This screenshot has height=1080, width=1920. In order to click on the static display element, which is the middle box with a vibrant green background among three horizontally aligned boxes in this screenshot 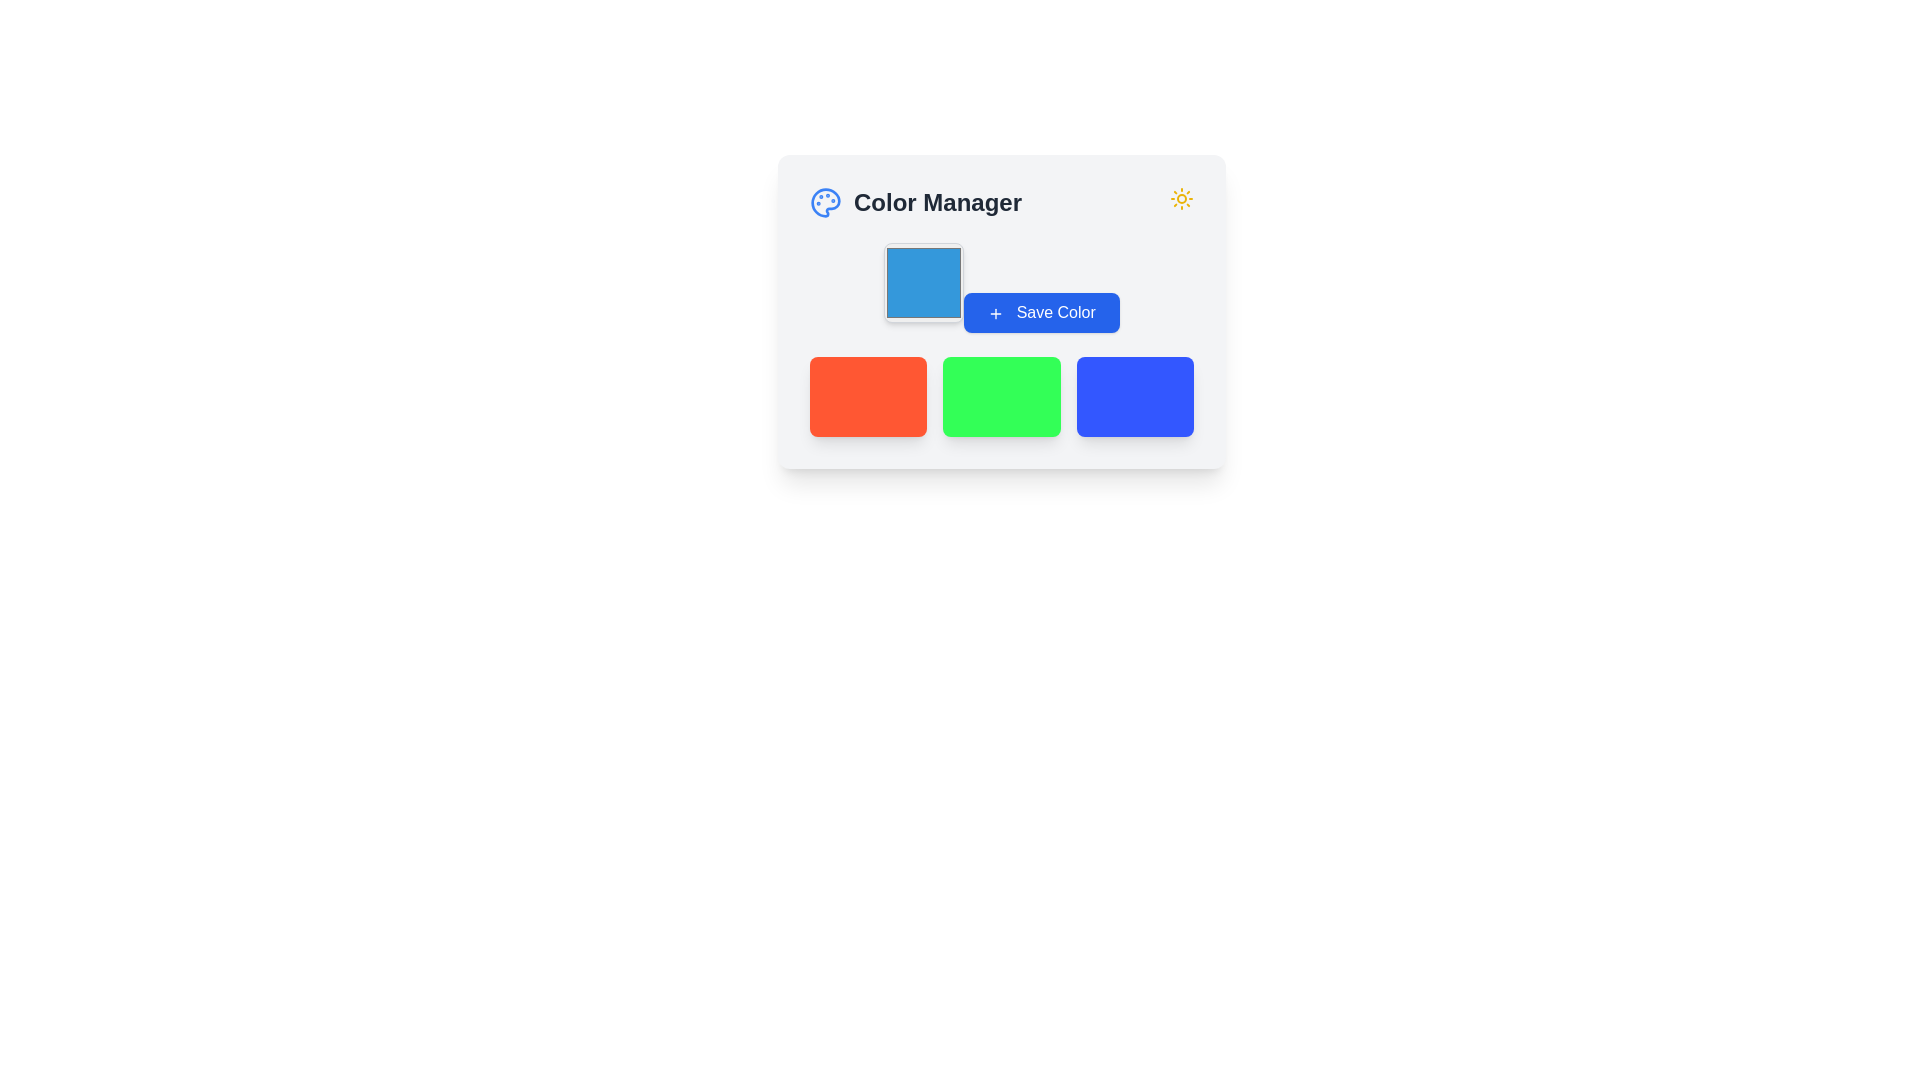, I will do `click(1002, 397)`.